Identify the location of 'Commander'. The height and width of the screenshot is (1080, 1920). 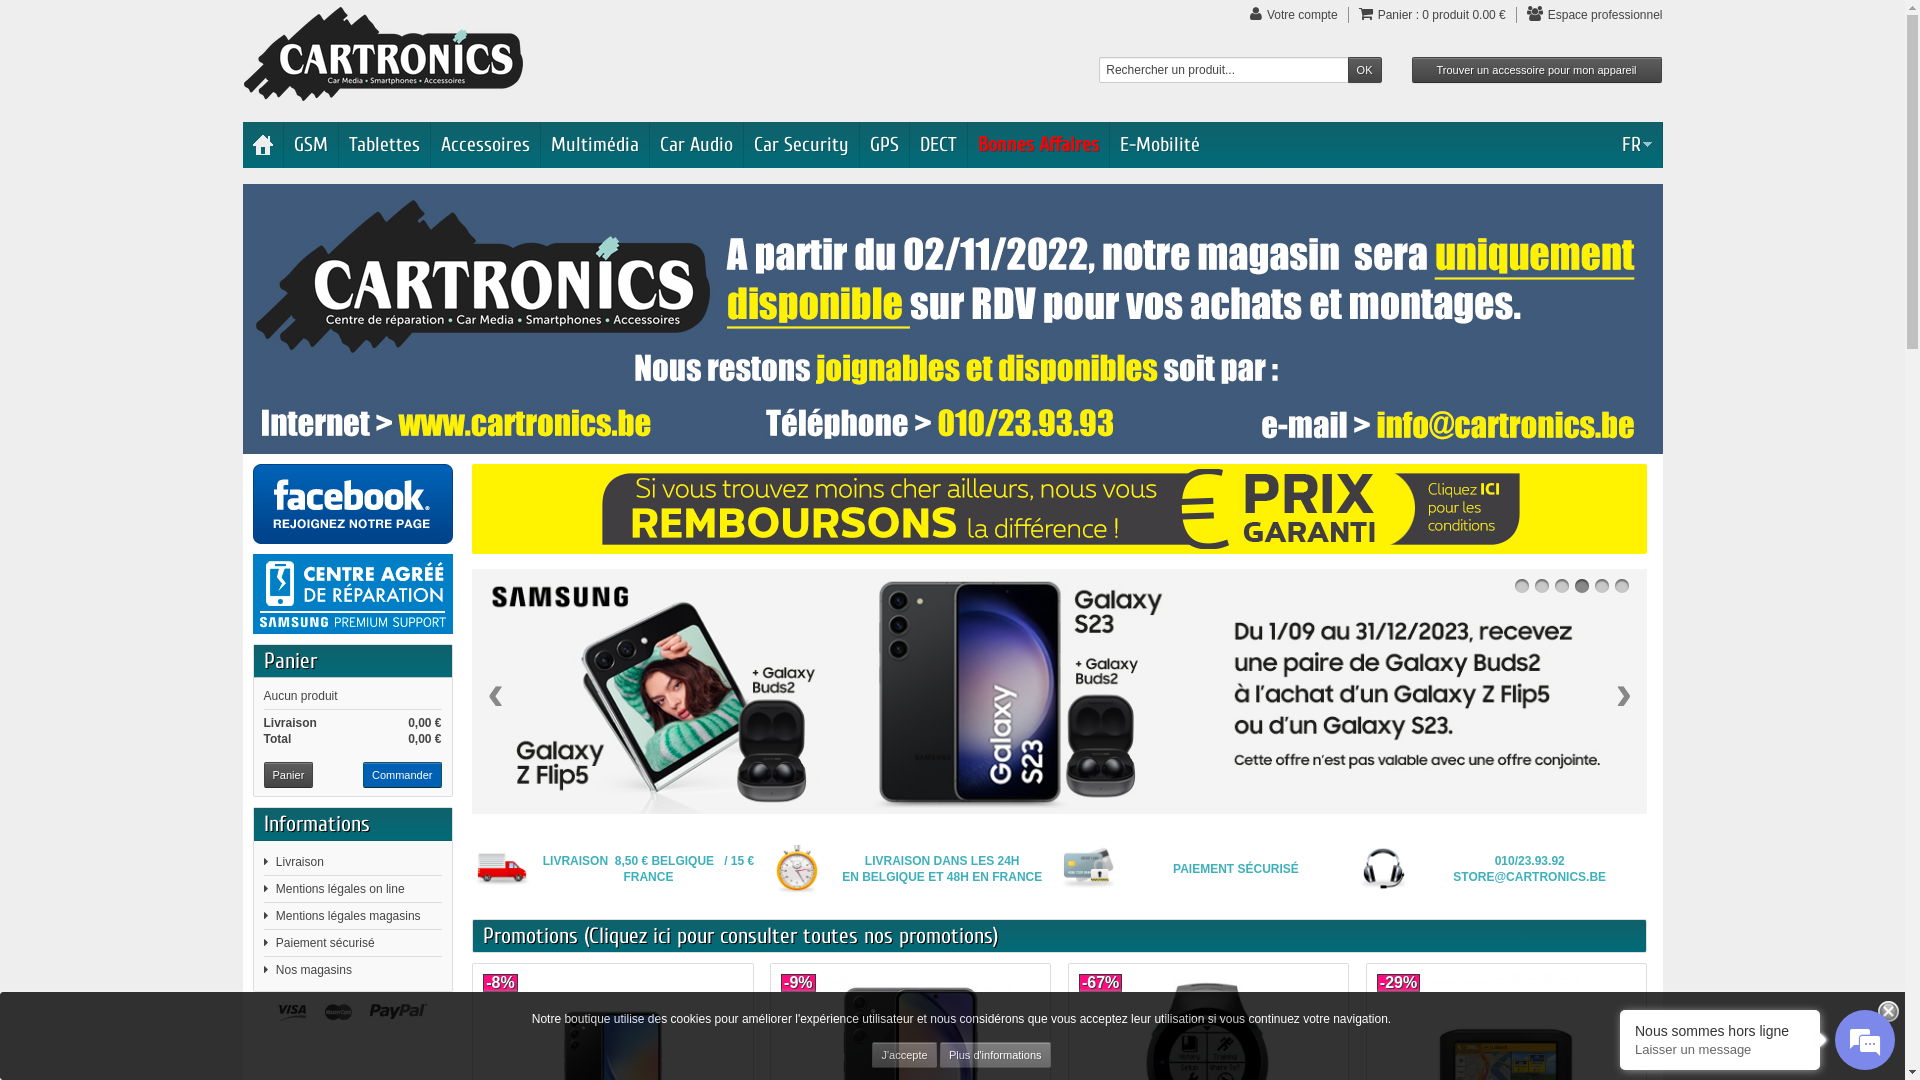
(401, 774).